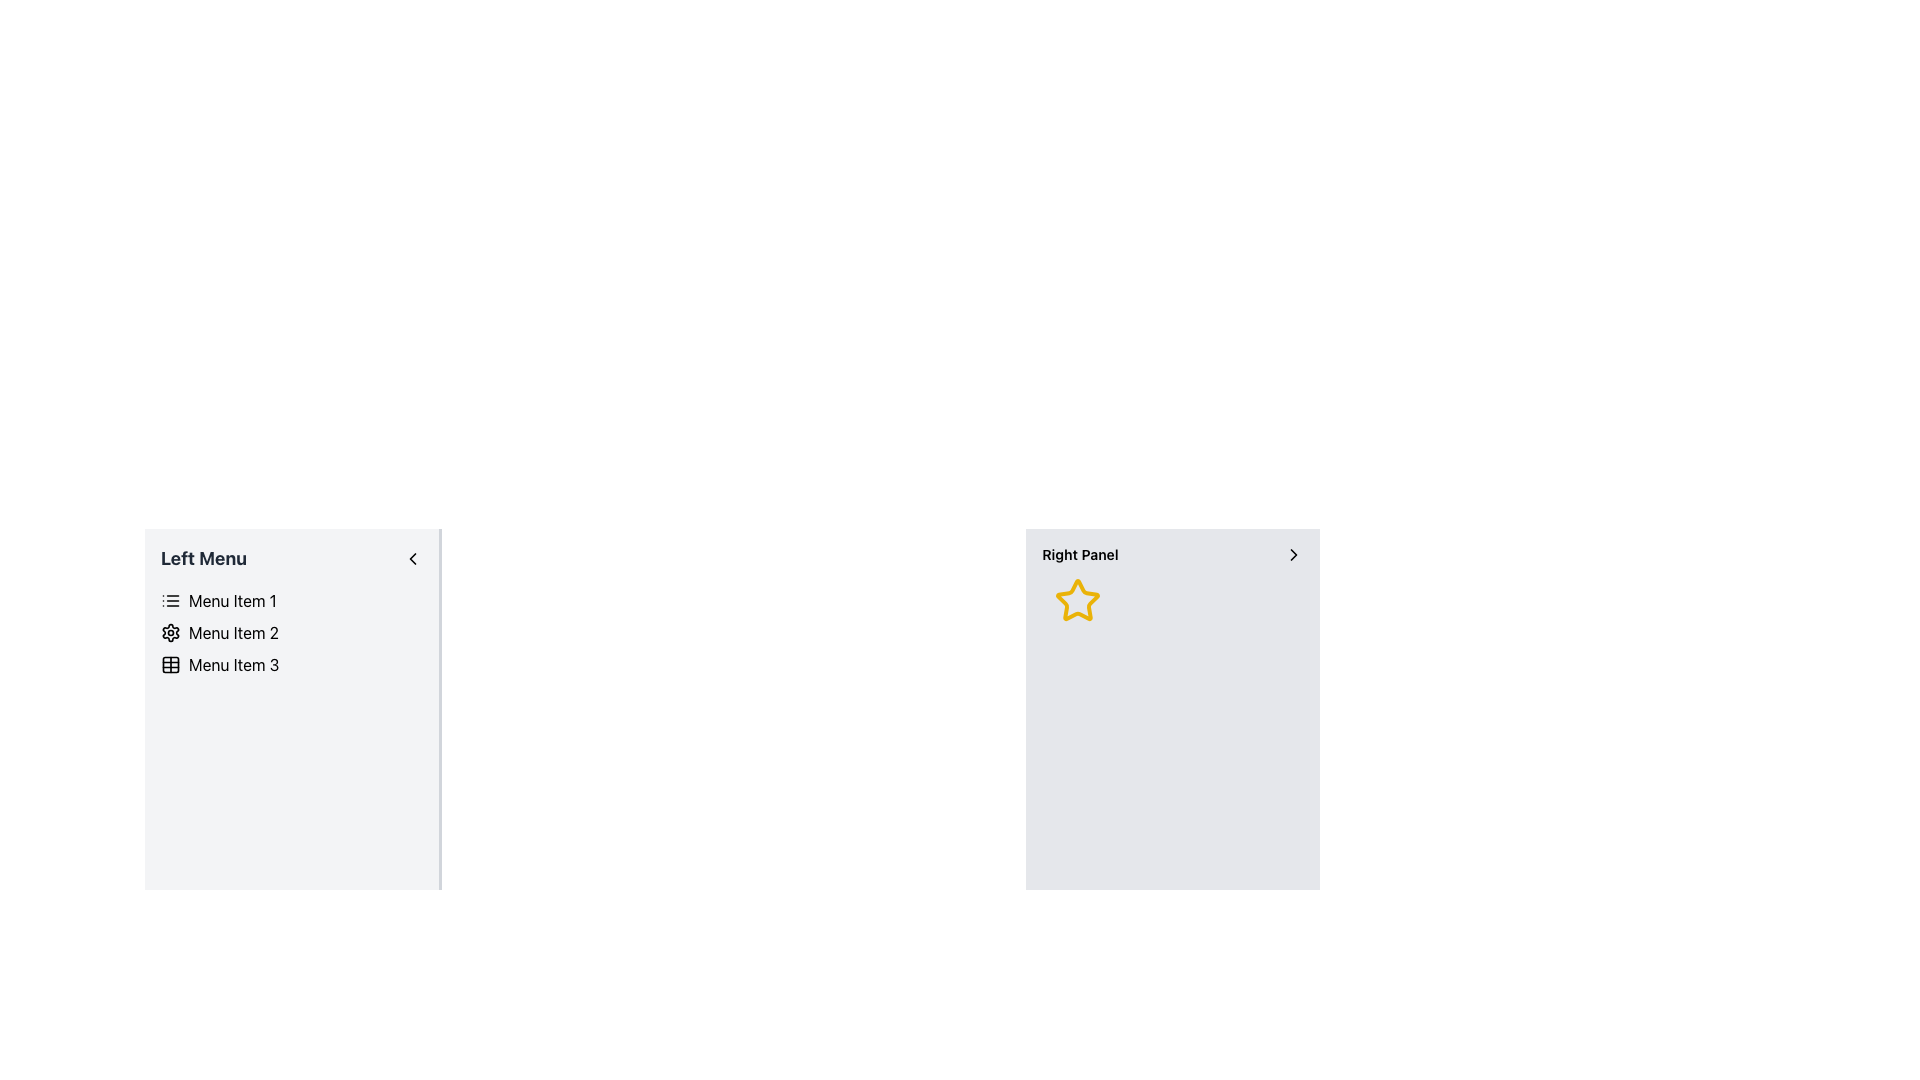 The height and width of the screenshot is (1080, 1920). I want to click on the Text Label that serves as the heading or title for the menu section, located near the upper left area of the menu panel, so click(203, 559).